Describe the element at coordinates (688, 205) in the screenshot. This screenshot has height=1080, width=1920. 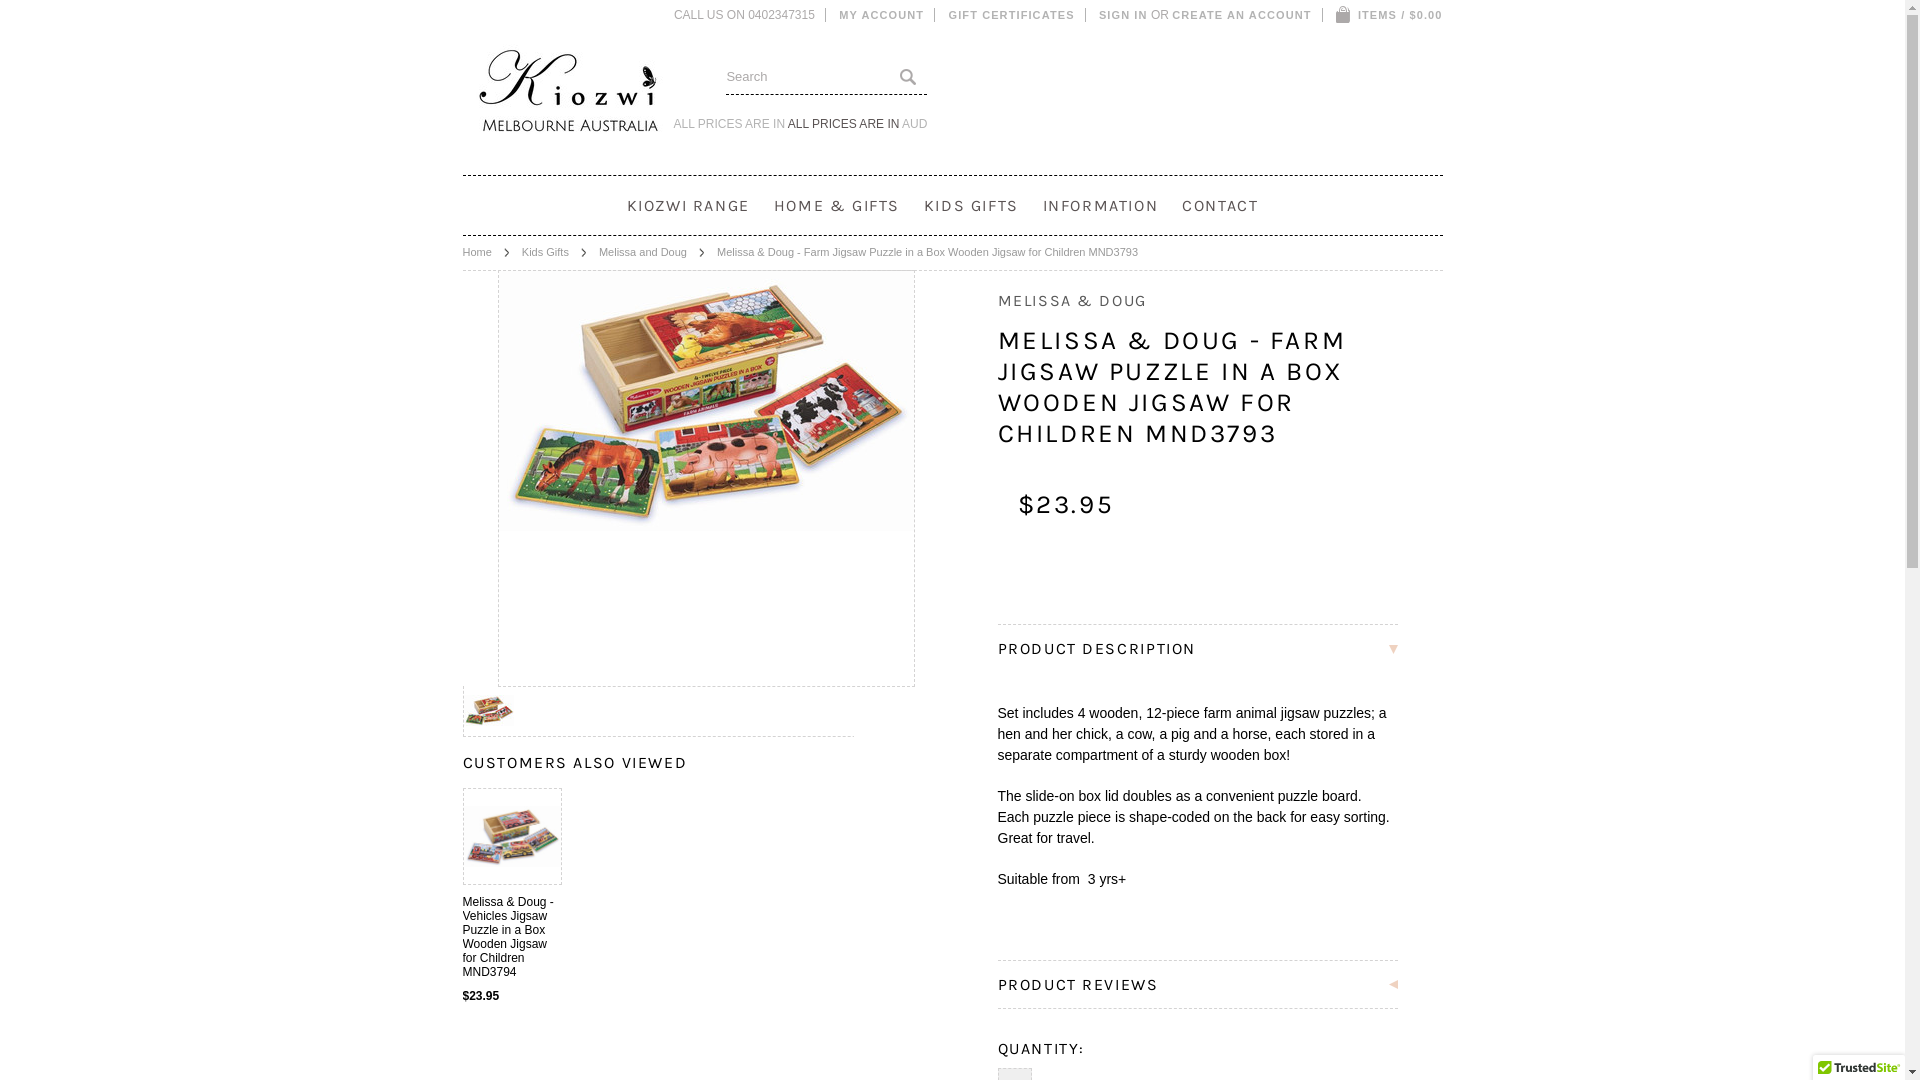
I see `'KIOZWI RANGE'` at that location.